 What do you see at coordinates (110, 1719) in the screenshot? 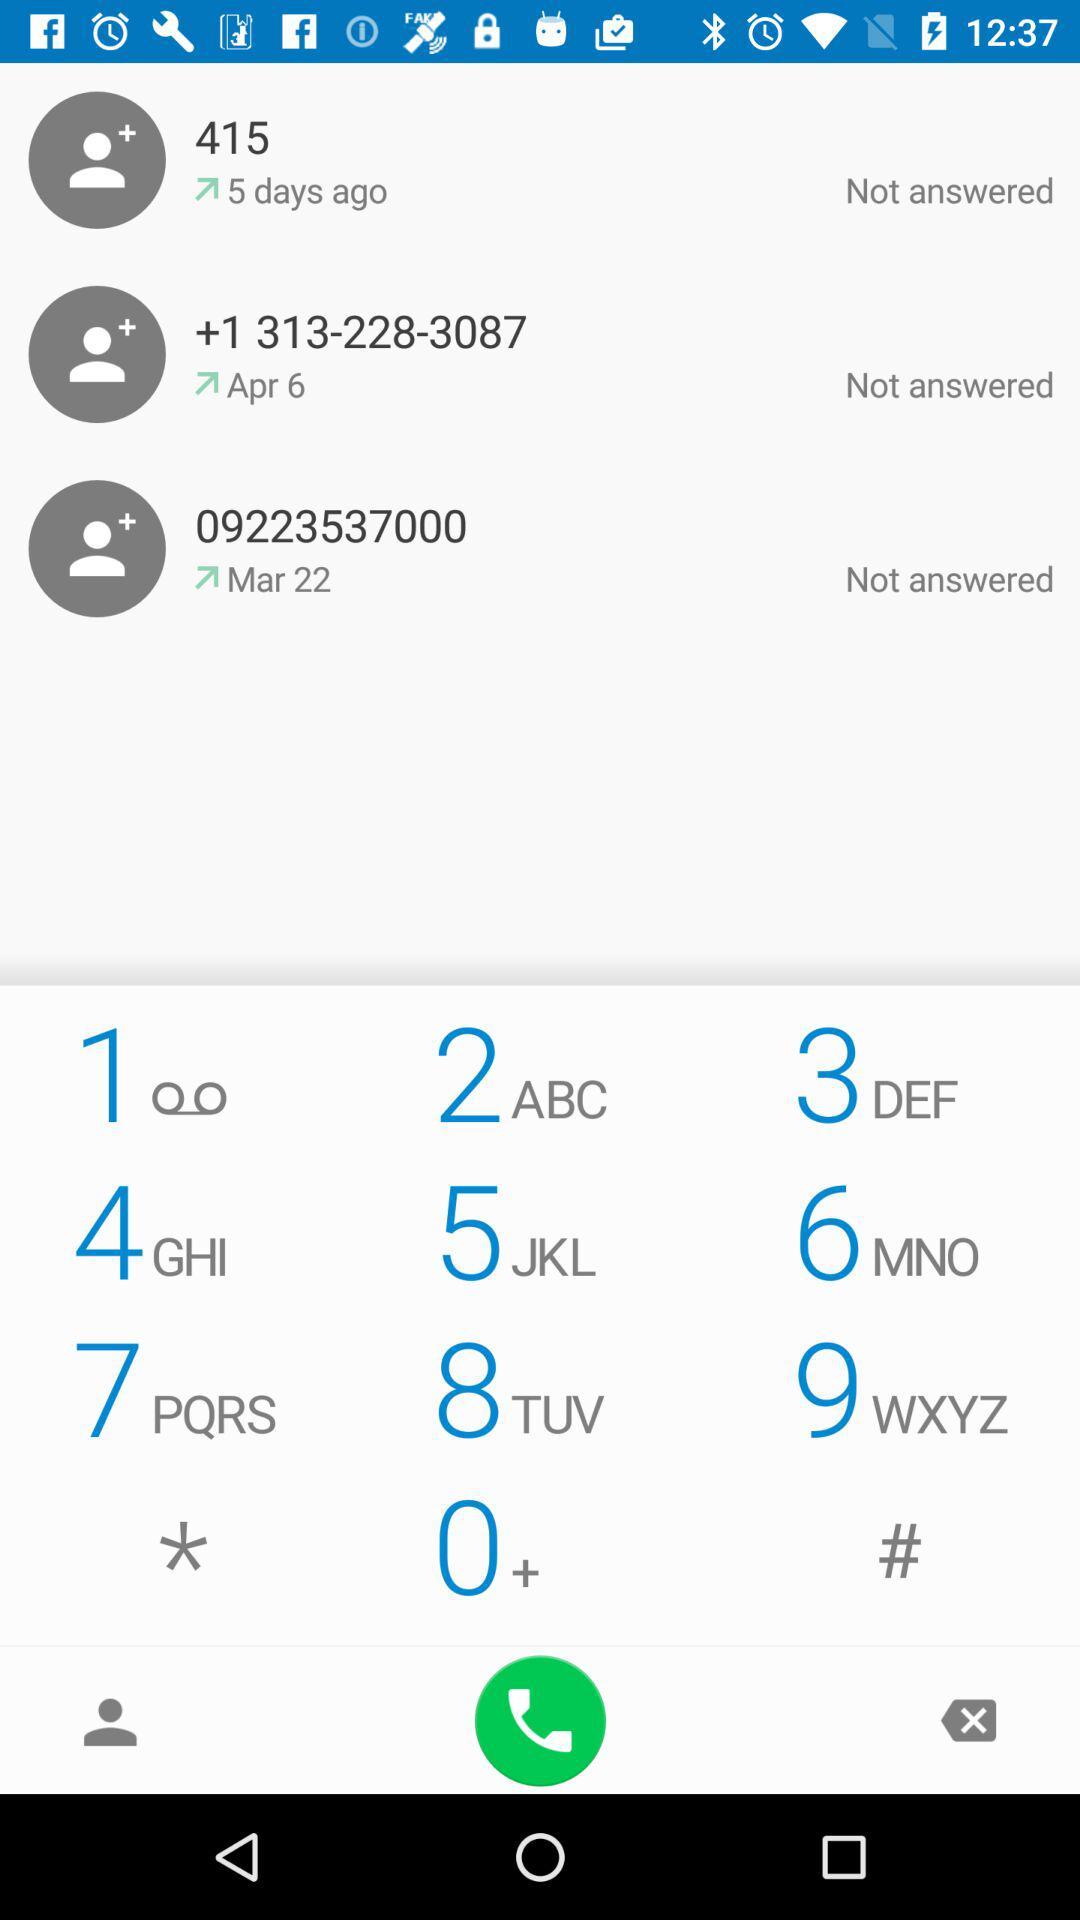
I see `the avatar icon` at bounding box center [110, 1719].